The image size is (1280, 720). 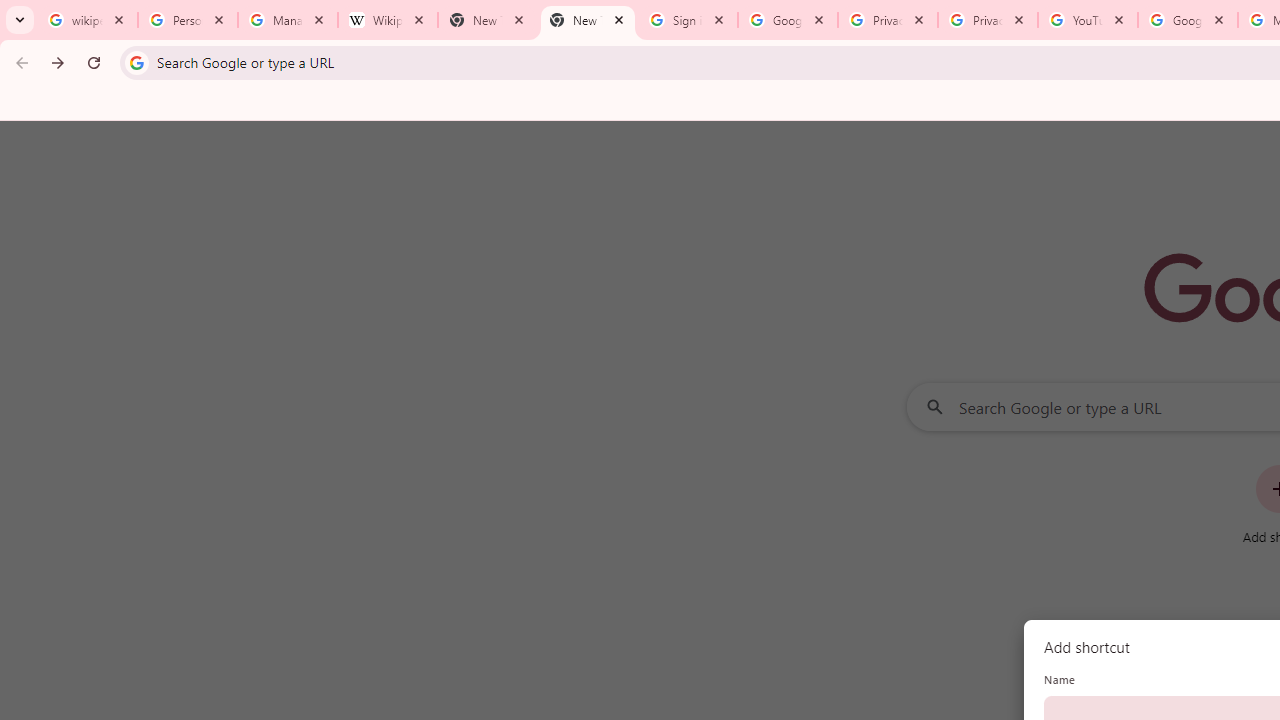 What do you see at coordinates (787, 20) in the screenshot?
I see `'Google Drive: Sign-in'` at bounding box center [787, 20].